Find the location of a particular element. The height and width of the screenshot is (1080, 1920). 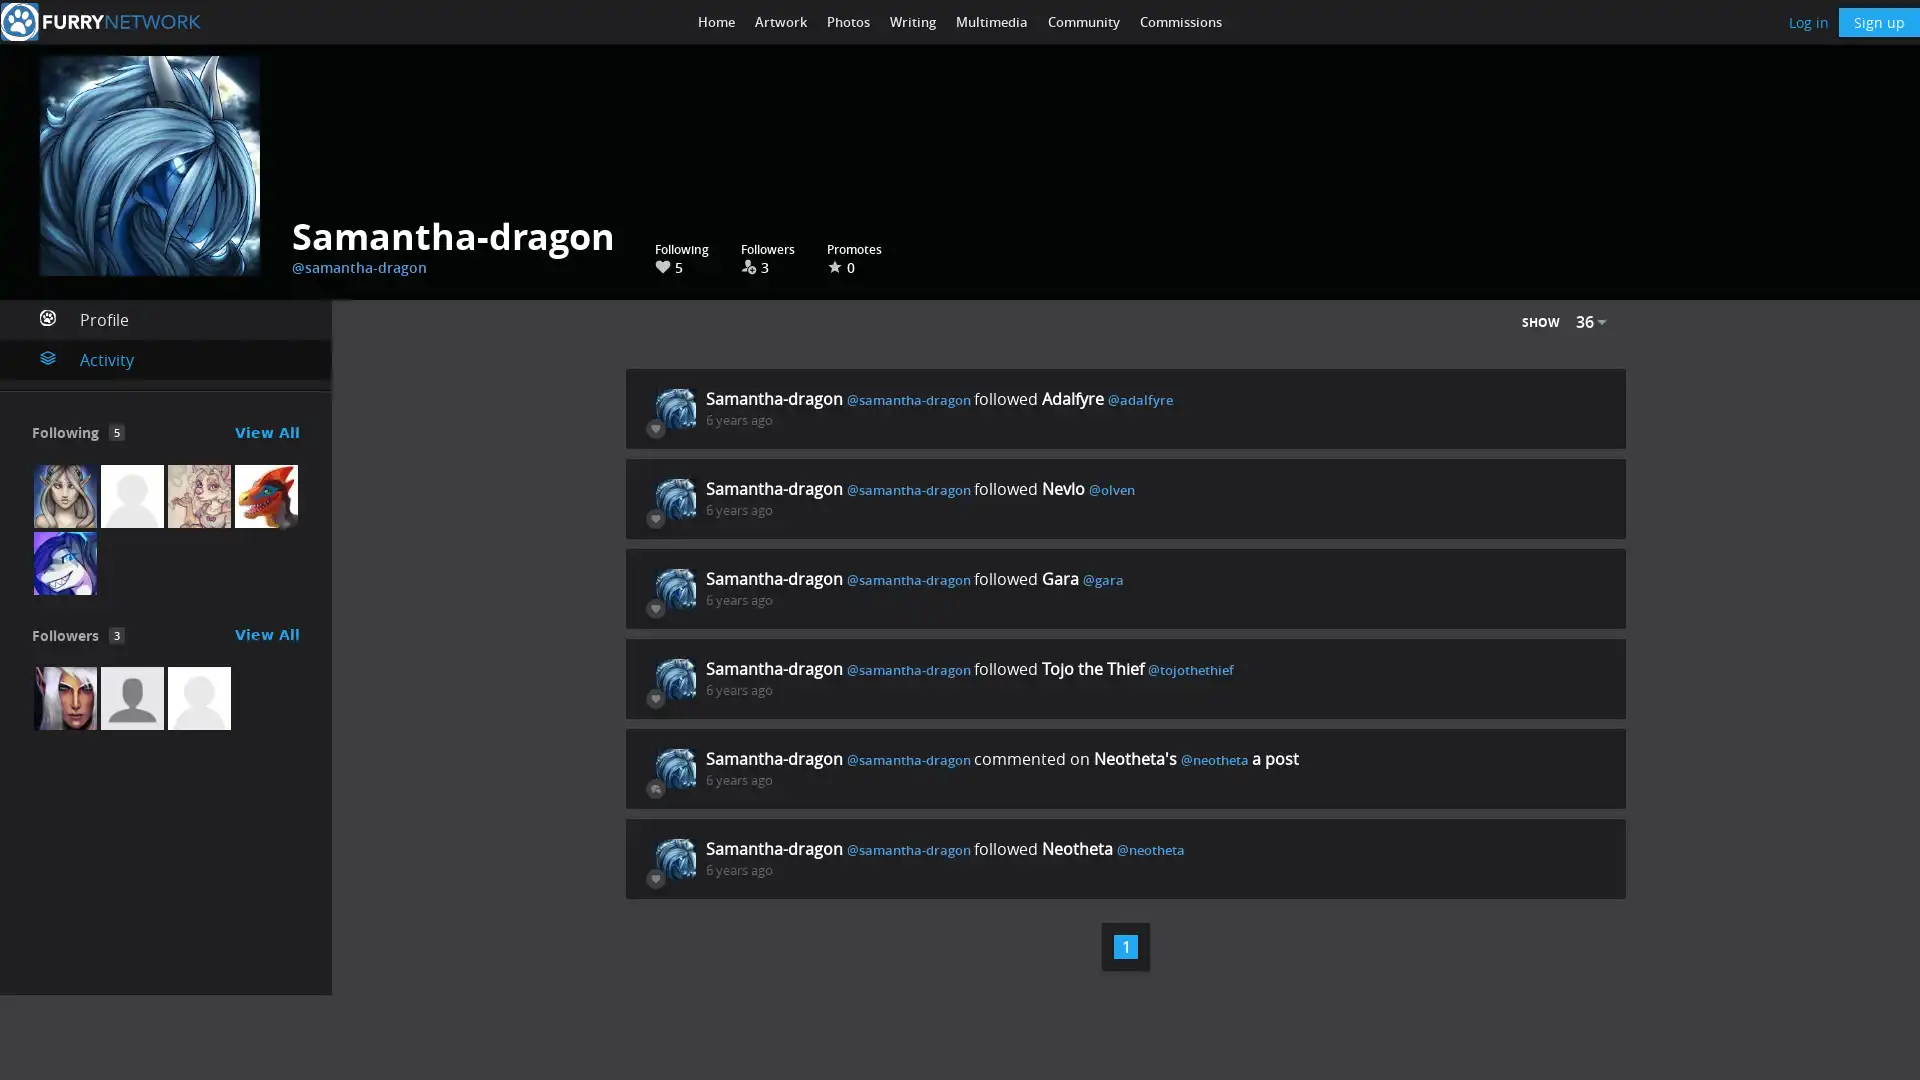

View All is located at coordinates (266, 635).